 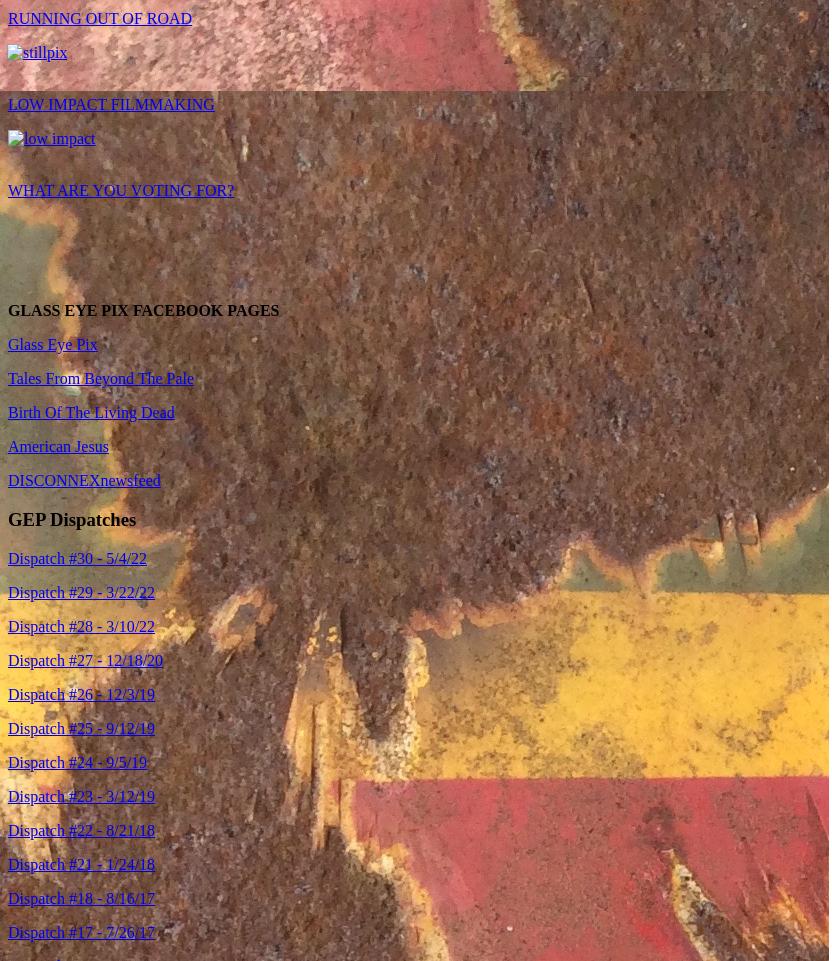 What do you see at coordinates (7, 310) in the screenshot?
I see `'GLASS EYE PIX FACEBOOK PAGES'` at bounding box center [7, 310].